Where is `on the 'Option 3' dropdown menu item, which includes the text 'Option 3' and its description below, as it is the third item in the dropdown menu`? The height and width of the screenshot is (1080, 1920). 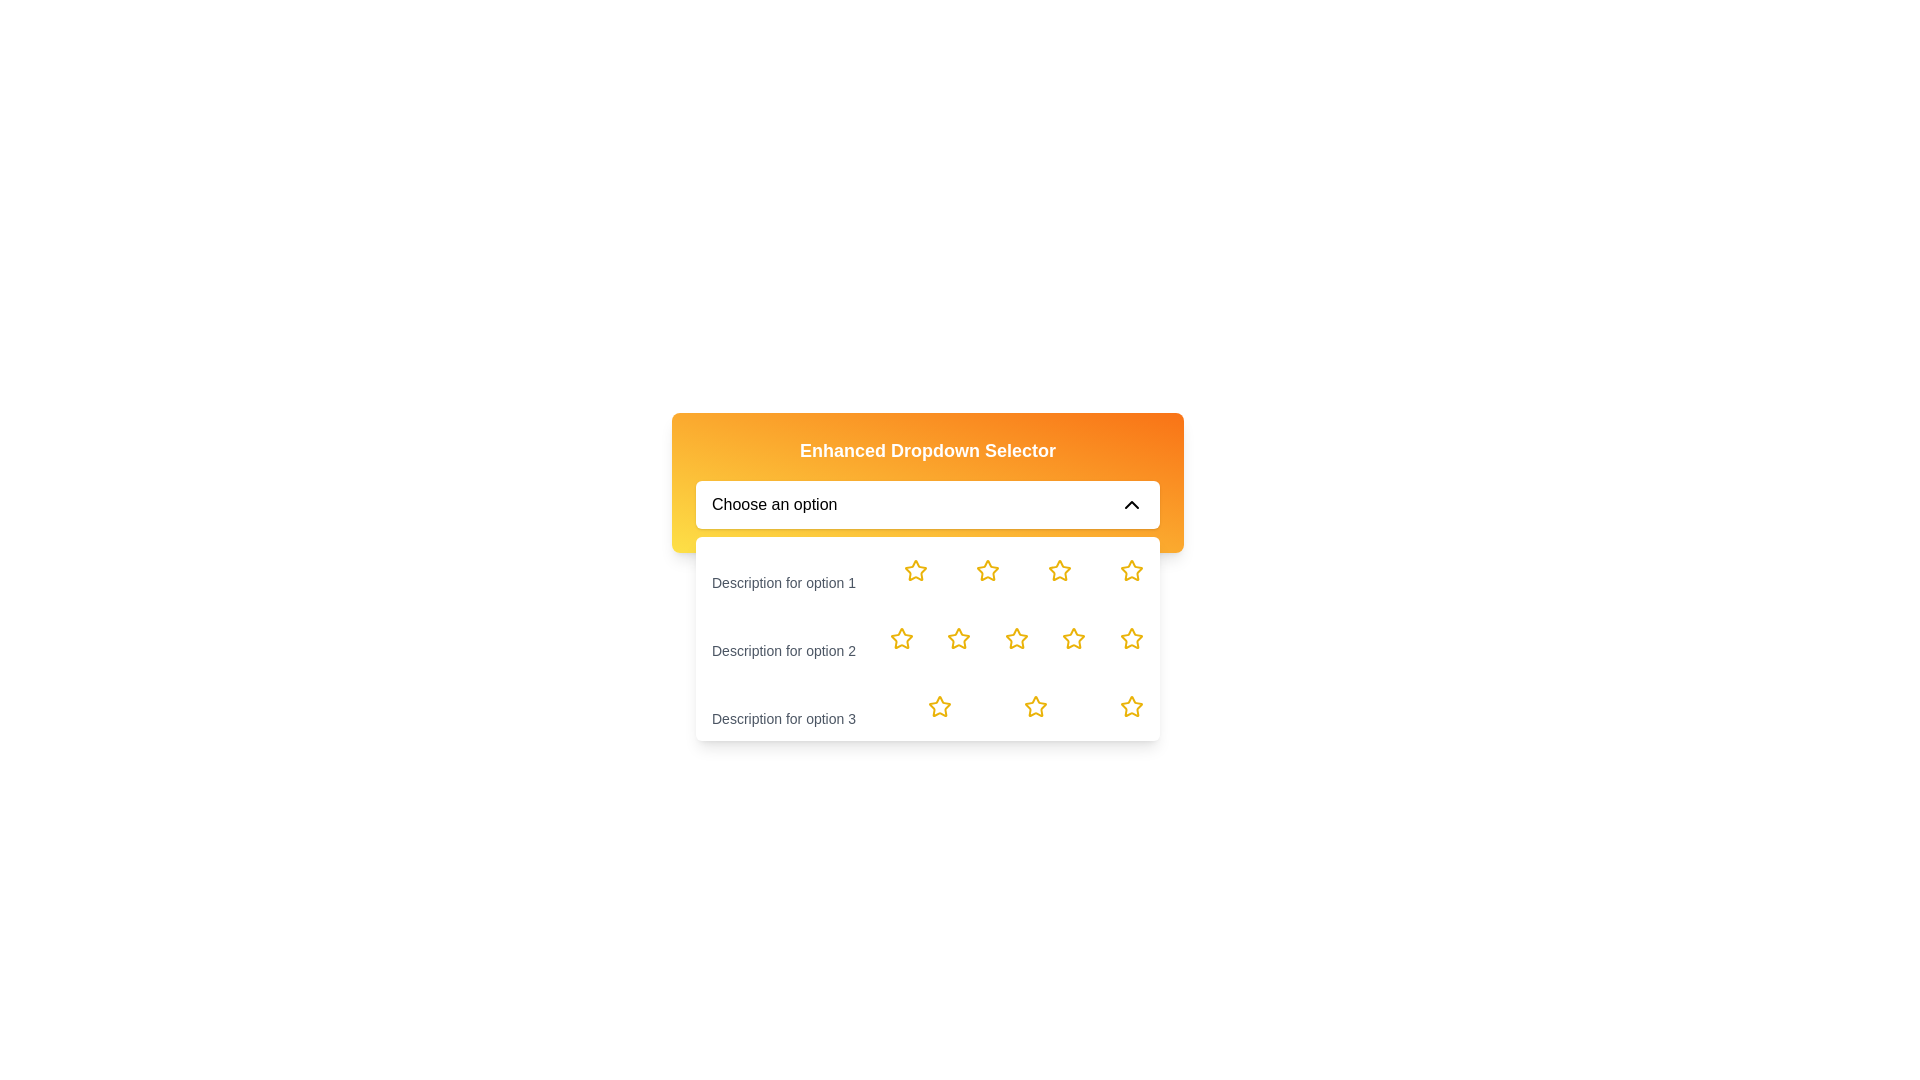 on the 'Option 3' dropdown menu item, which includes the text 'Option 3' and its description below, as it is the third item in the dropdown menu is located at coordinates (926, 705).